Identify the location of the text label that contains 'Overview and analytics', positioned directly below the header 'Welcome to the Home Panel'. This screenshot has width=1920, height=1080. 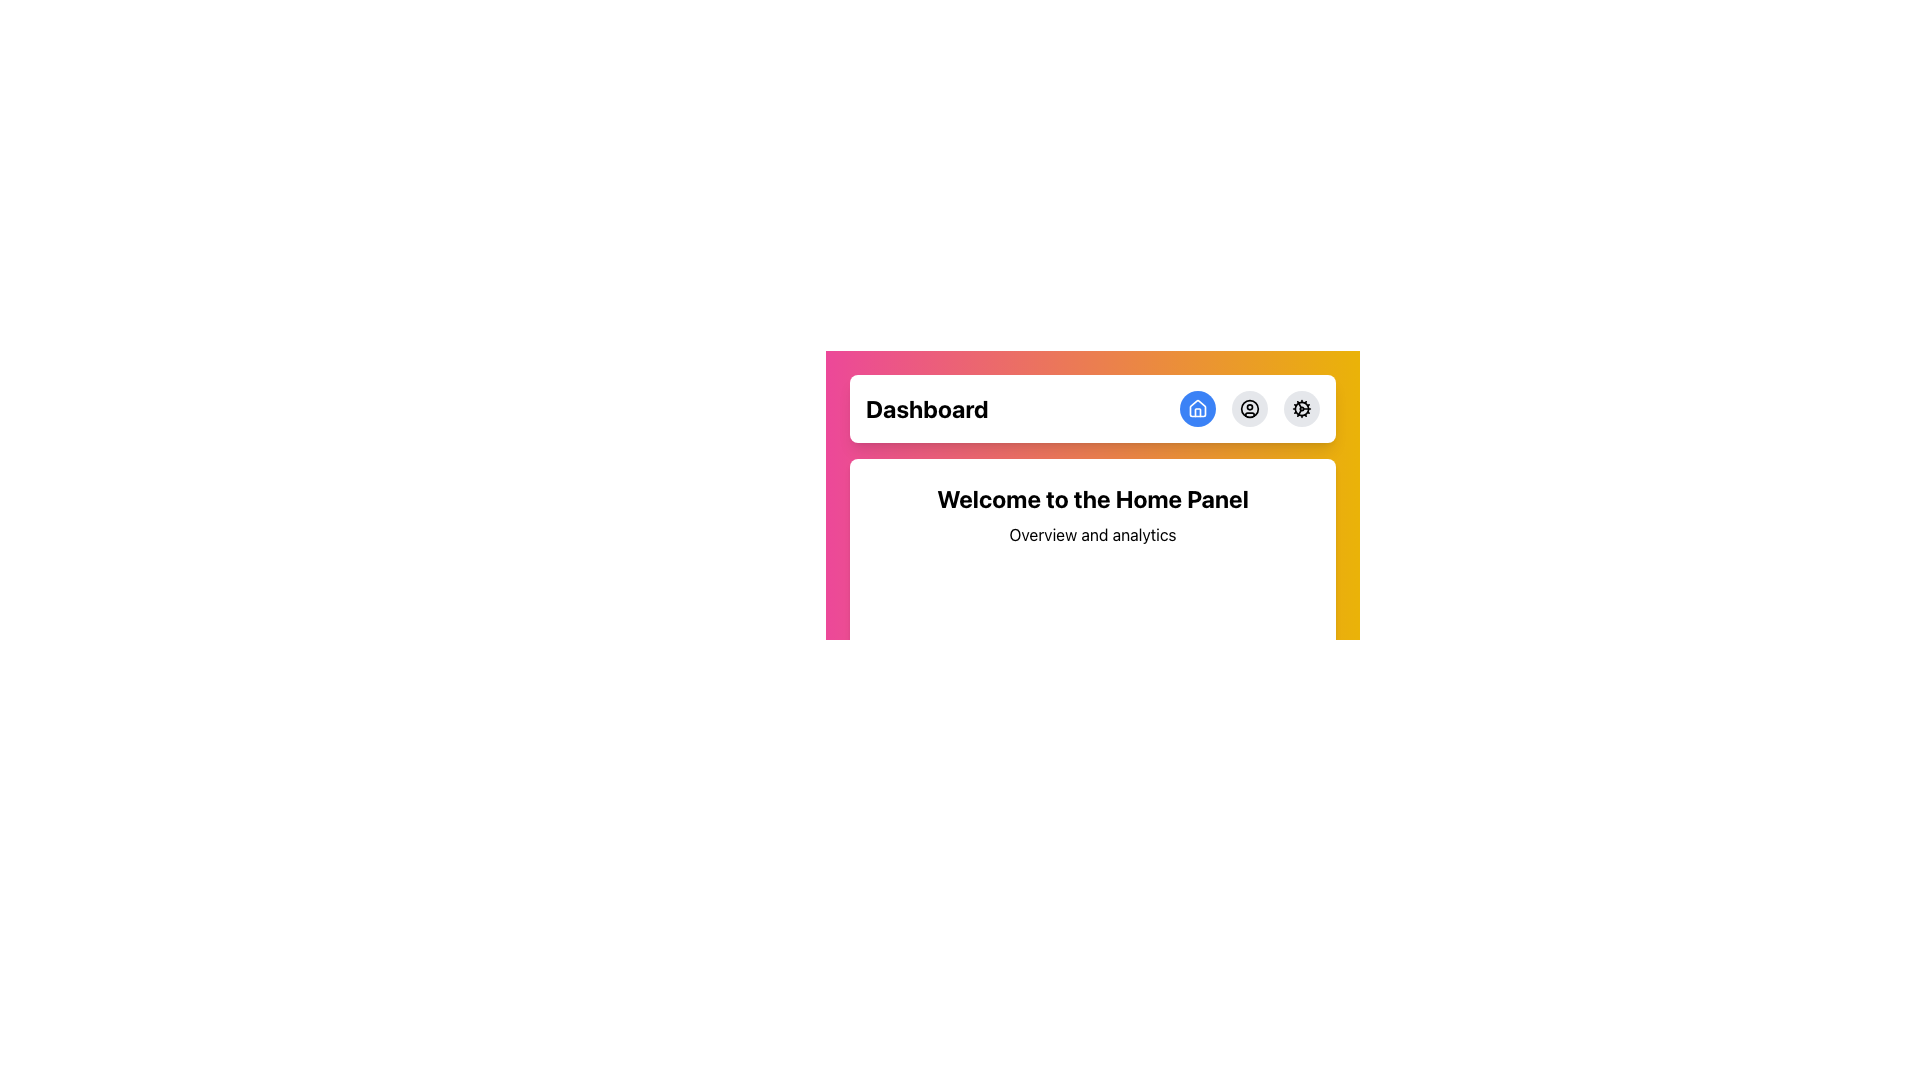
(1092, 534).